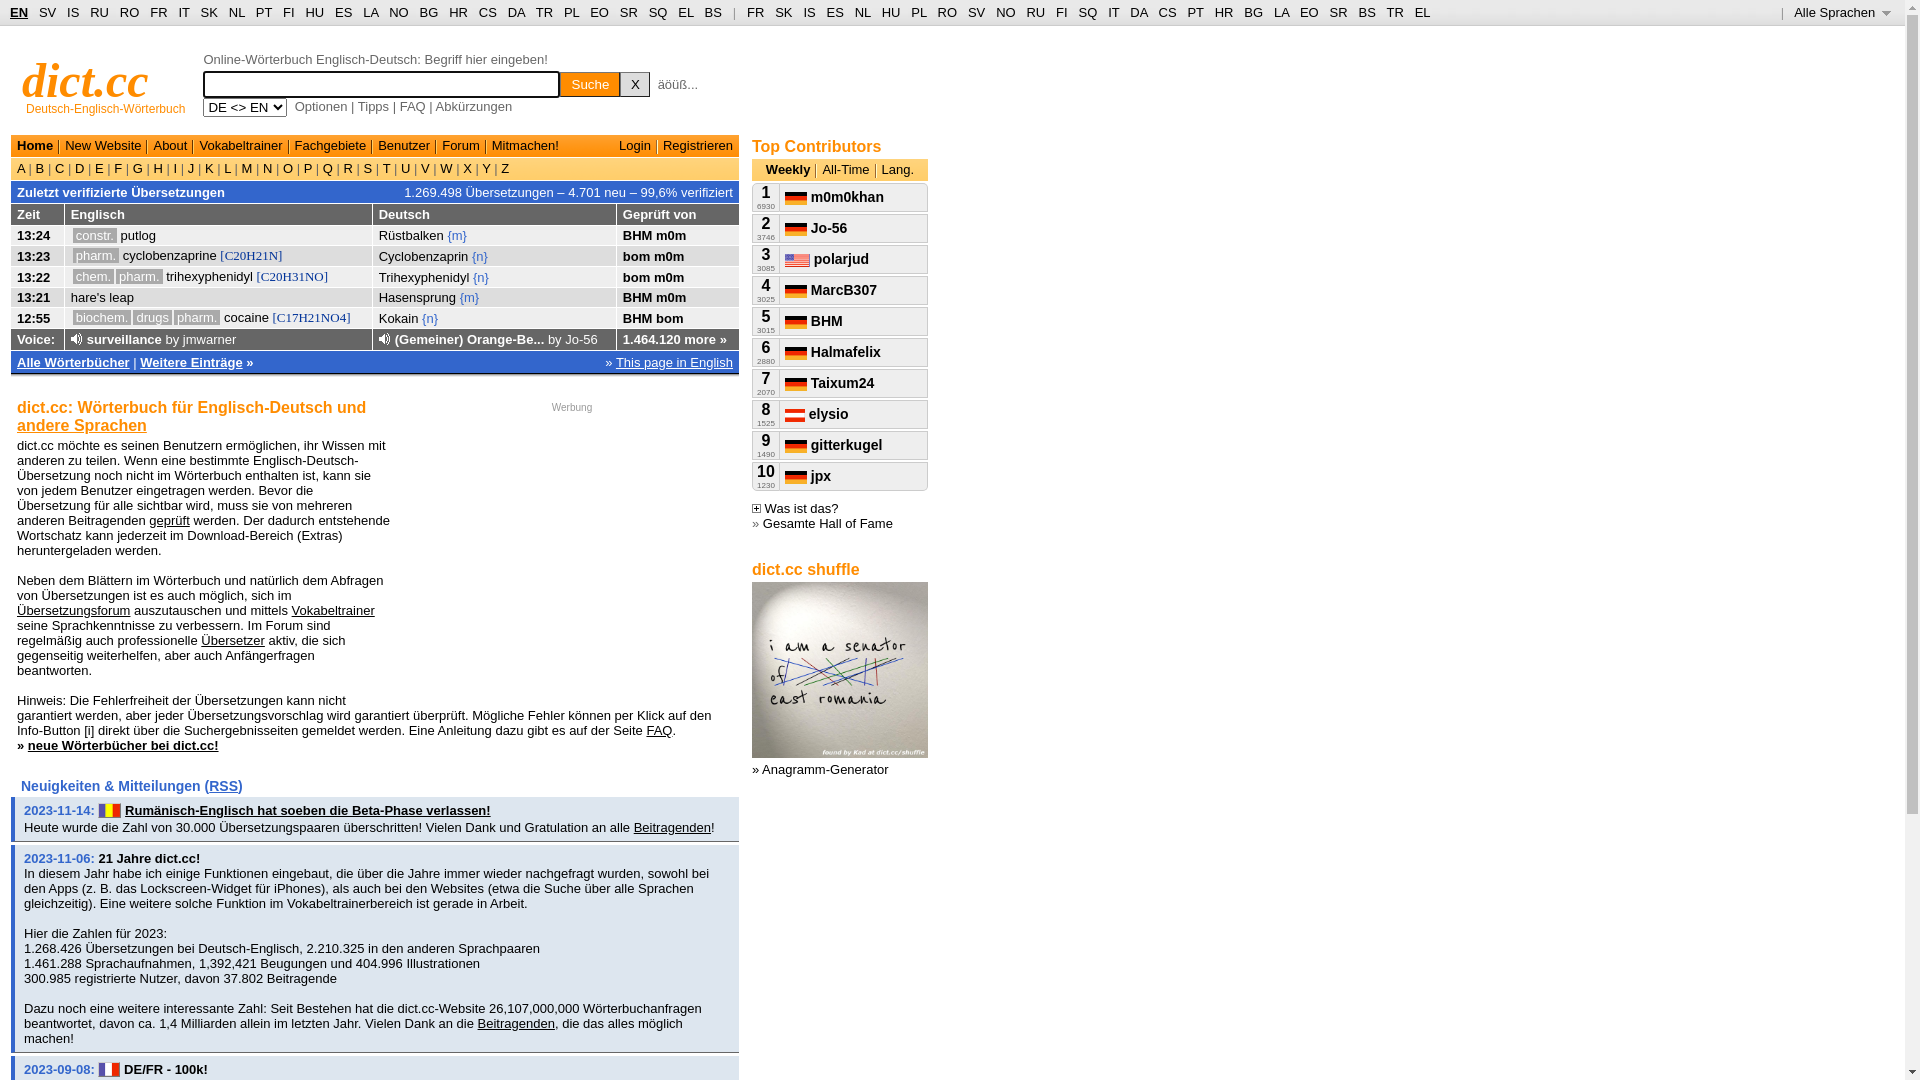 This screenshot has height=1080, width=1920. I want to click on 'IT', so click(1112, 12).